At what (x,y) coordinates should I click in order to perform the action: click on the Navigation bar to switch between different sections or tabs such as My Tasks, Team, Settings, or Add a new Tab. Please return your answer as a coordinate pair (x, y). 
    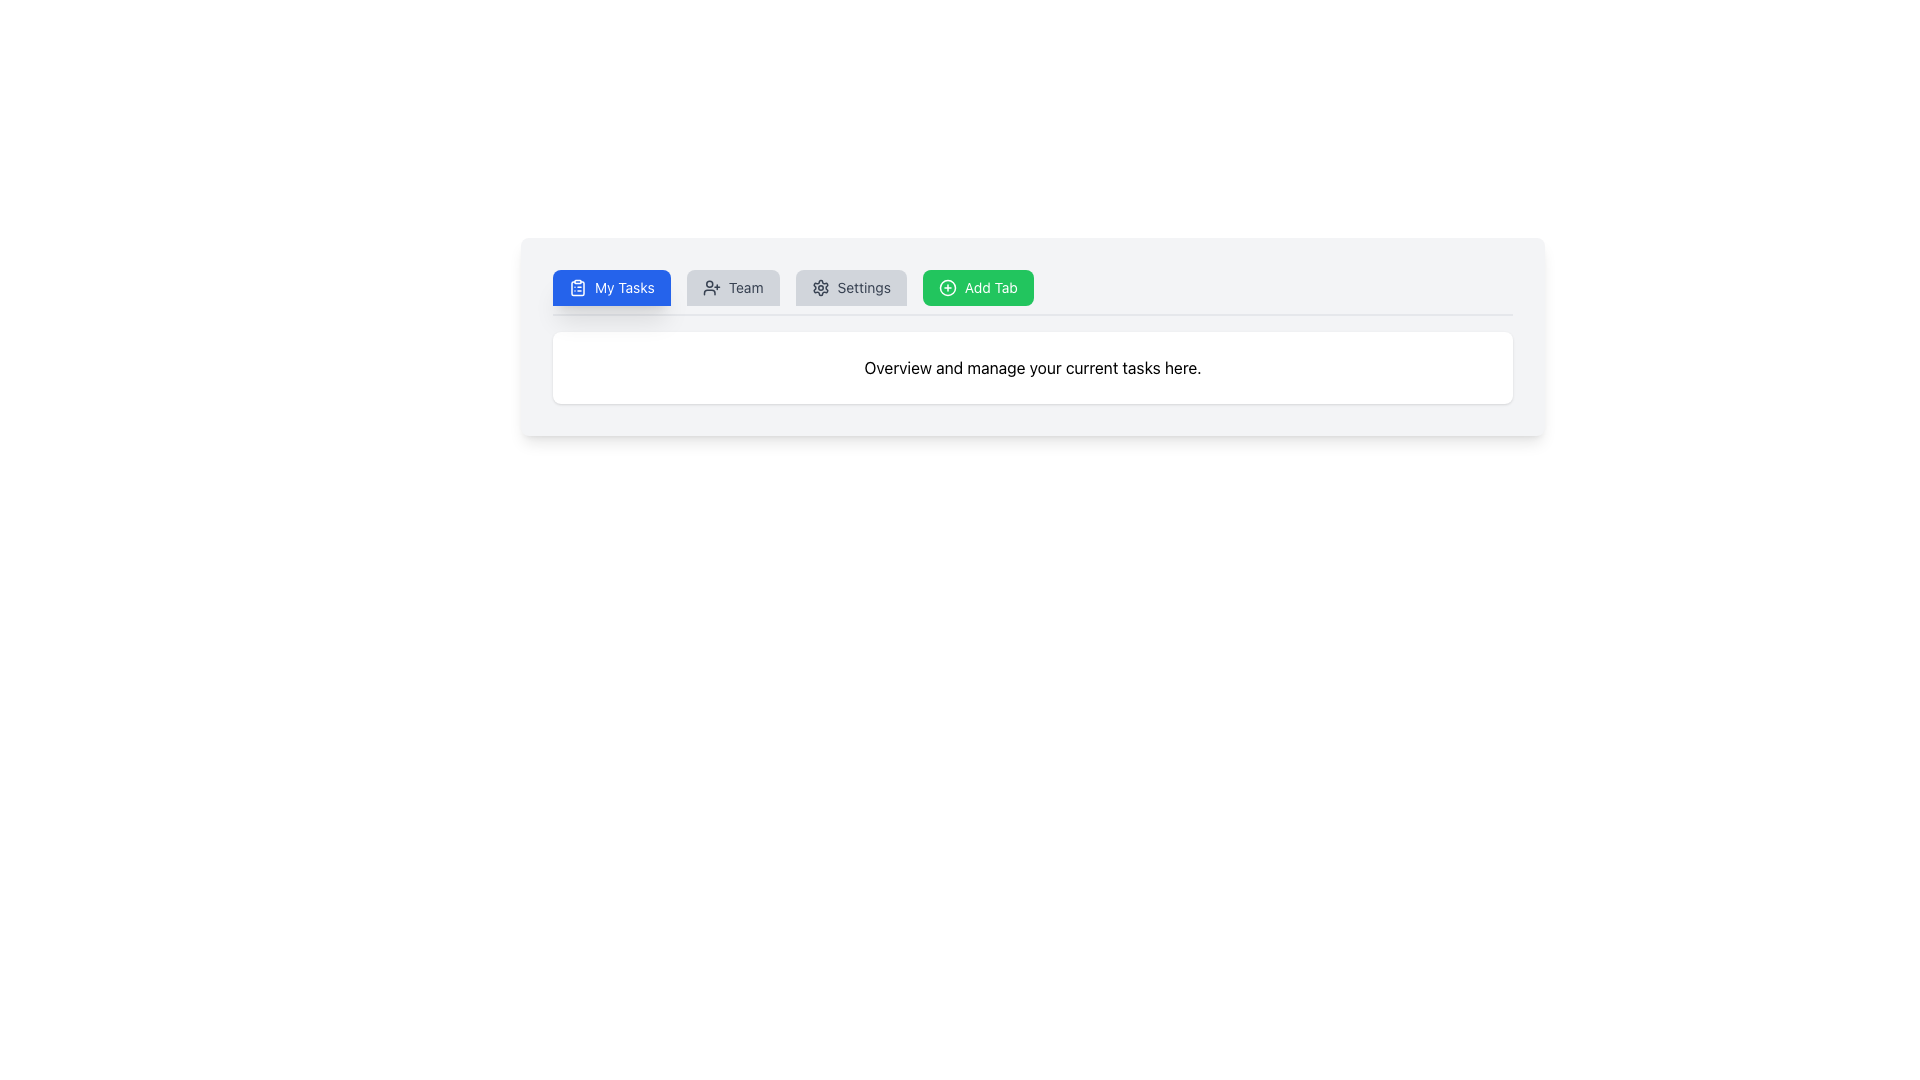
    Looking at the image, I should click on (1032, 293).